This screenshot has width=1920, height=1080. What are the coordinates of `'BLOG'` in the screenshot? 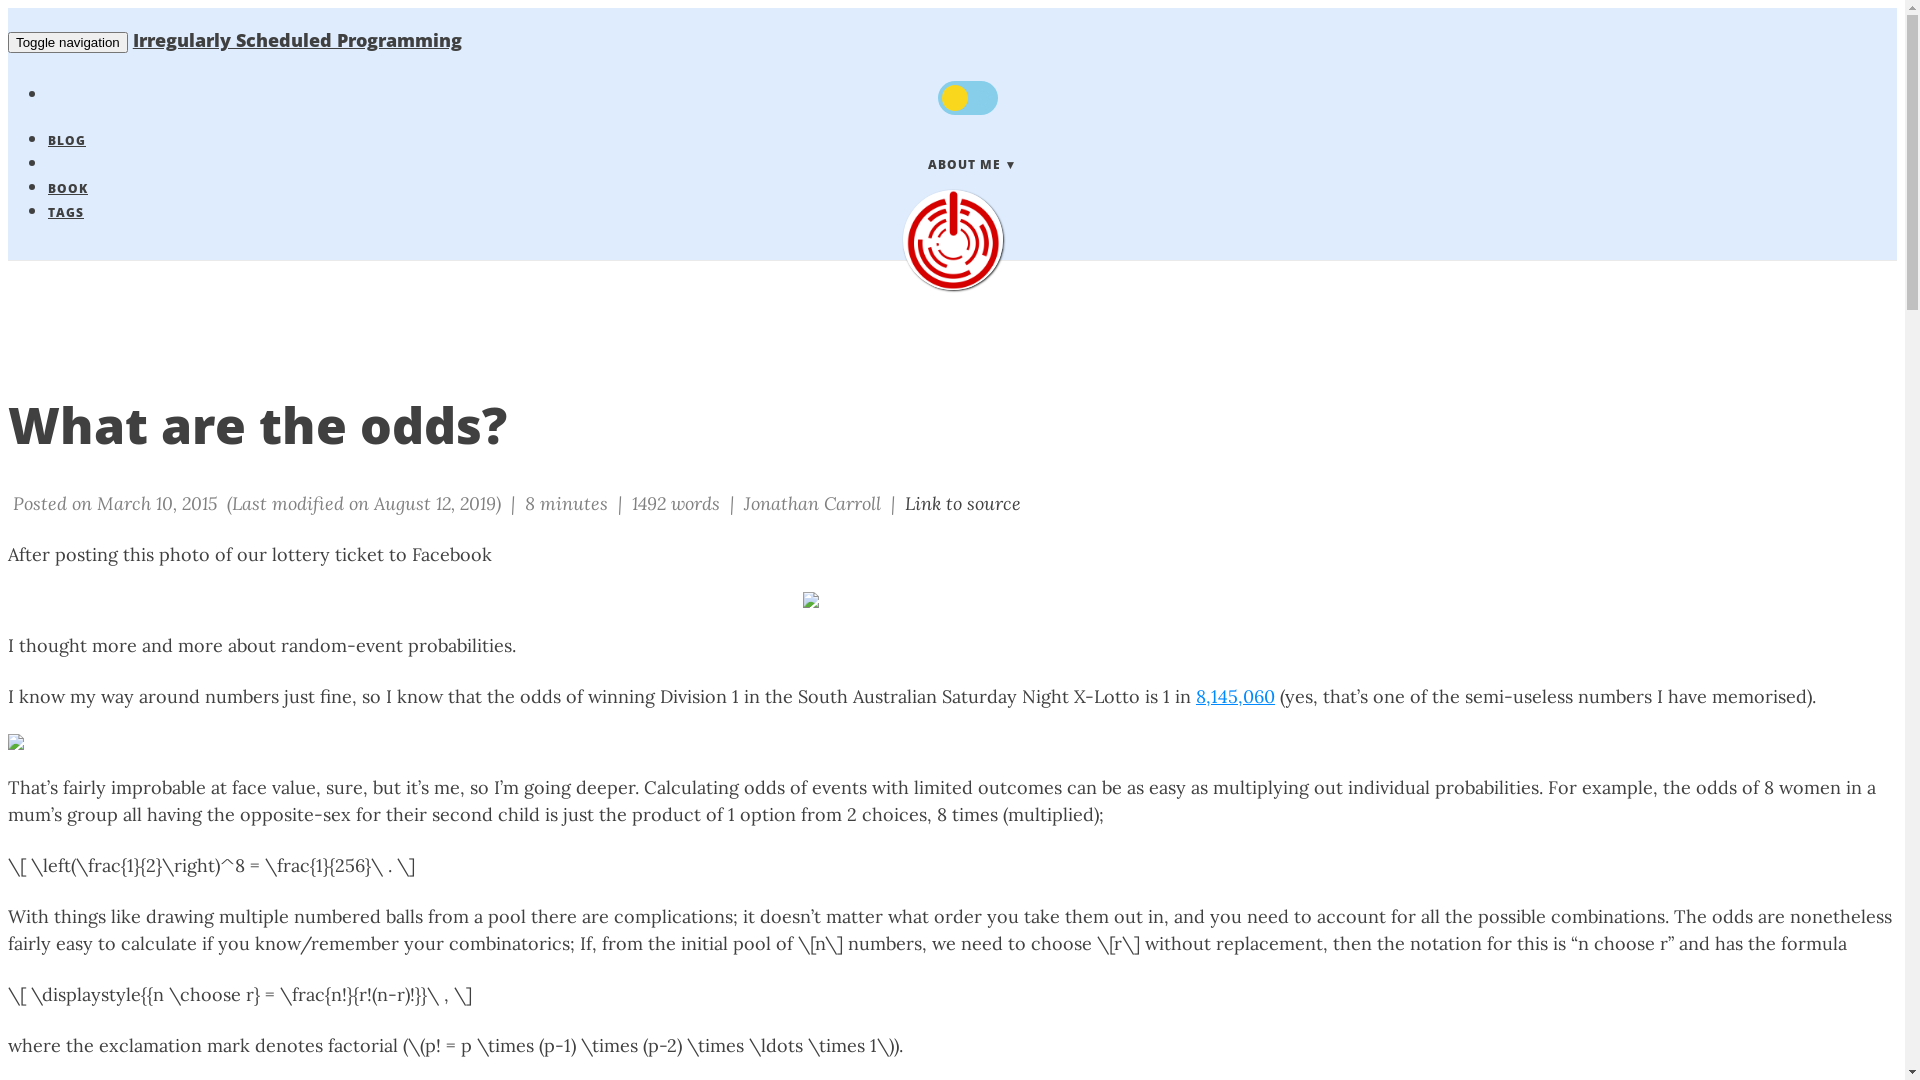 It's located at (67, 139).